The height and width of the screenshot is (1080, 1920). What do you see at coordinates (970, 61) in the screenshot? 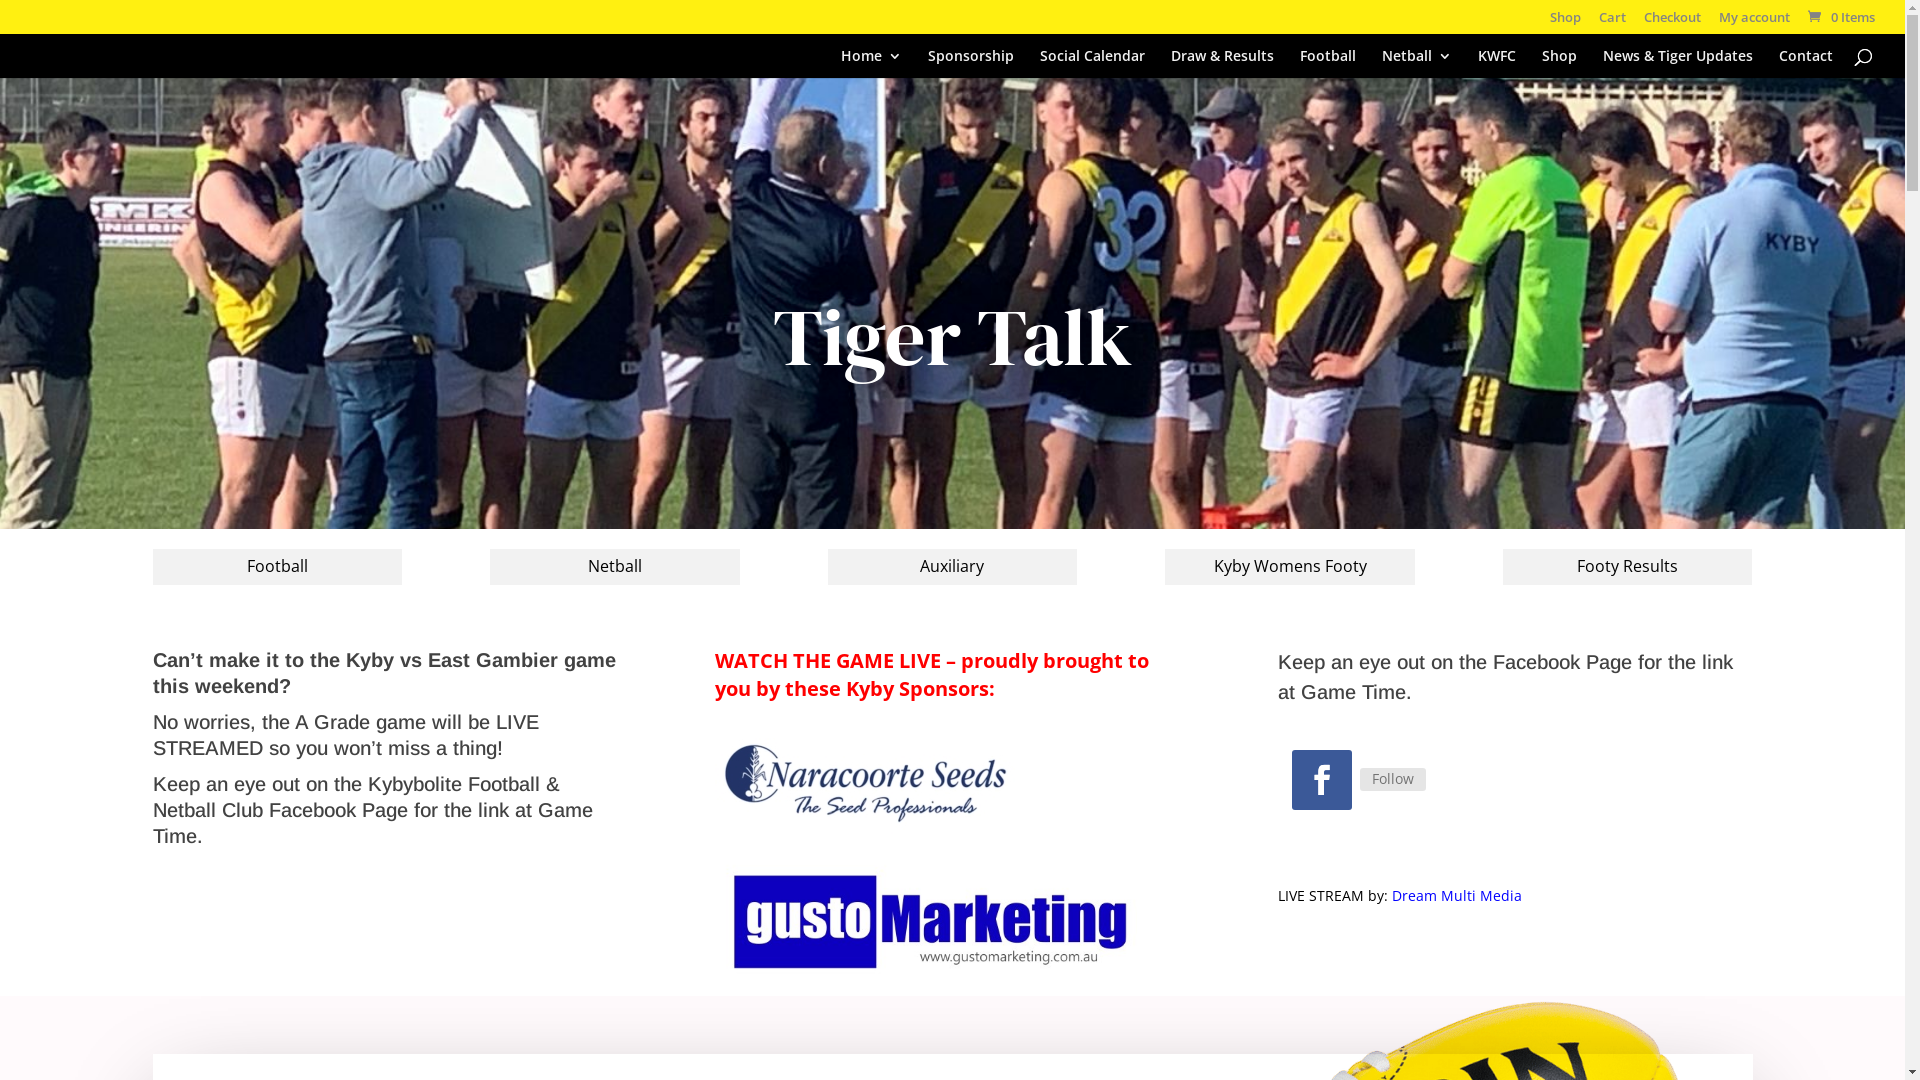
I see `'Sponsorship'` at bounding box center [970, 61].